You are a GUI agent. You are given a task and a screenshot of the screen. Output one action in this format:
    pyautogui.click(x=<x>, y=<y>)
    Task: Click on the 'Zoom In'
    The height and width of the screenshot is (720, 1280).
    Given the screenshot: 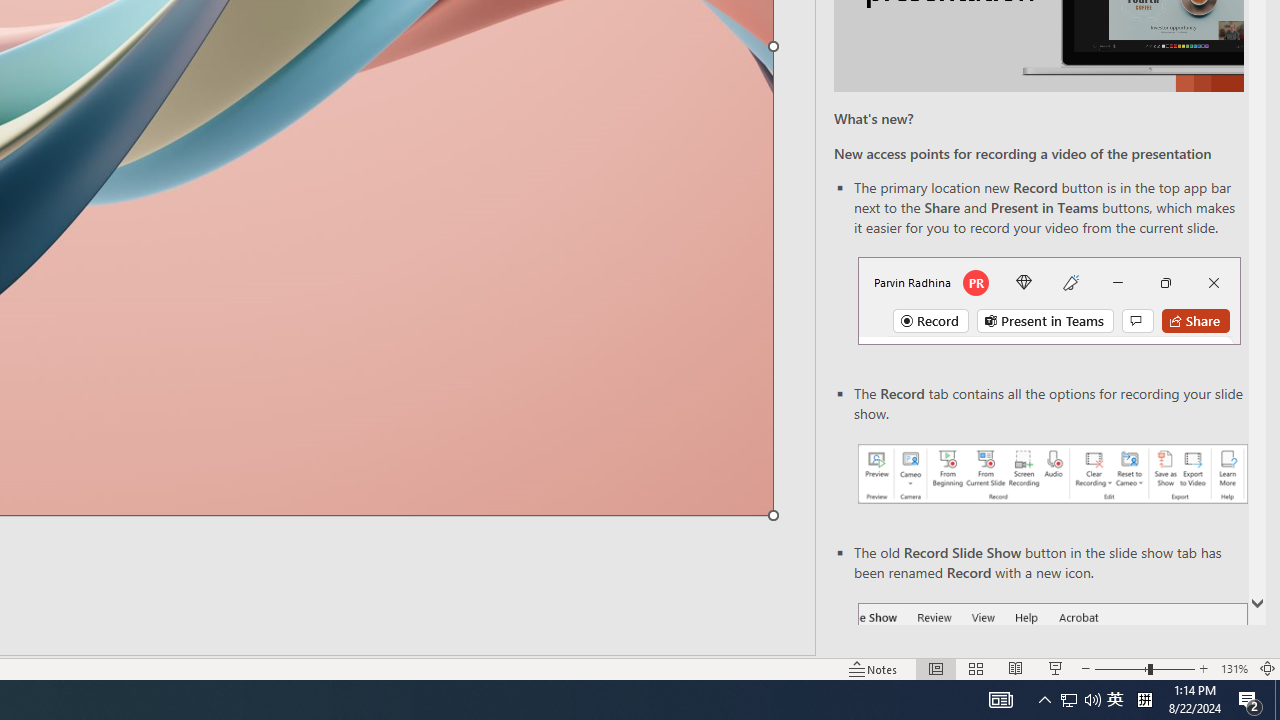 What is the action you would take?
    pyautogui.click(x=1203, y=669)
    